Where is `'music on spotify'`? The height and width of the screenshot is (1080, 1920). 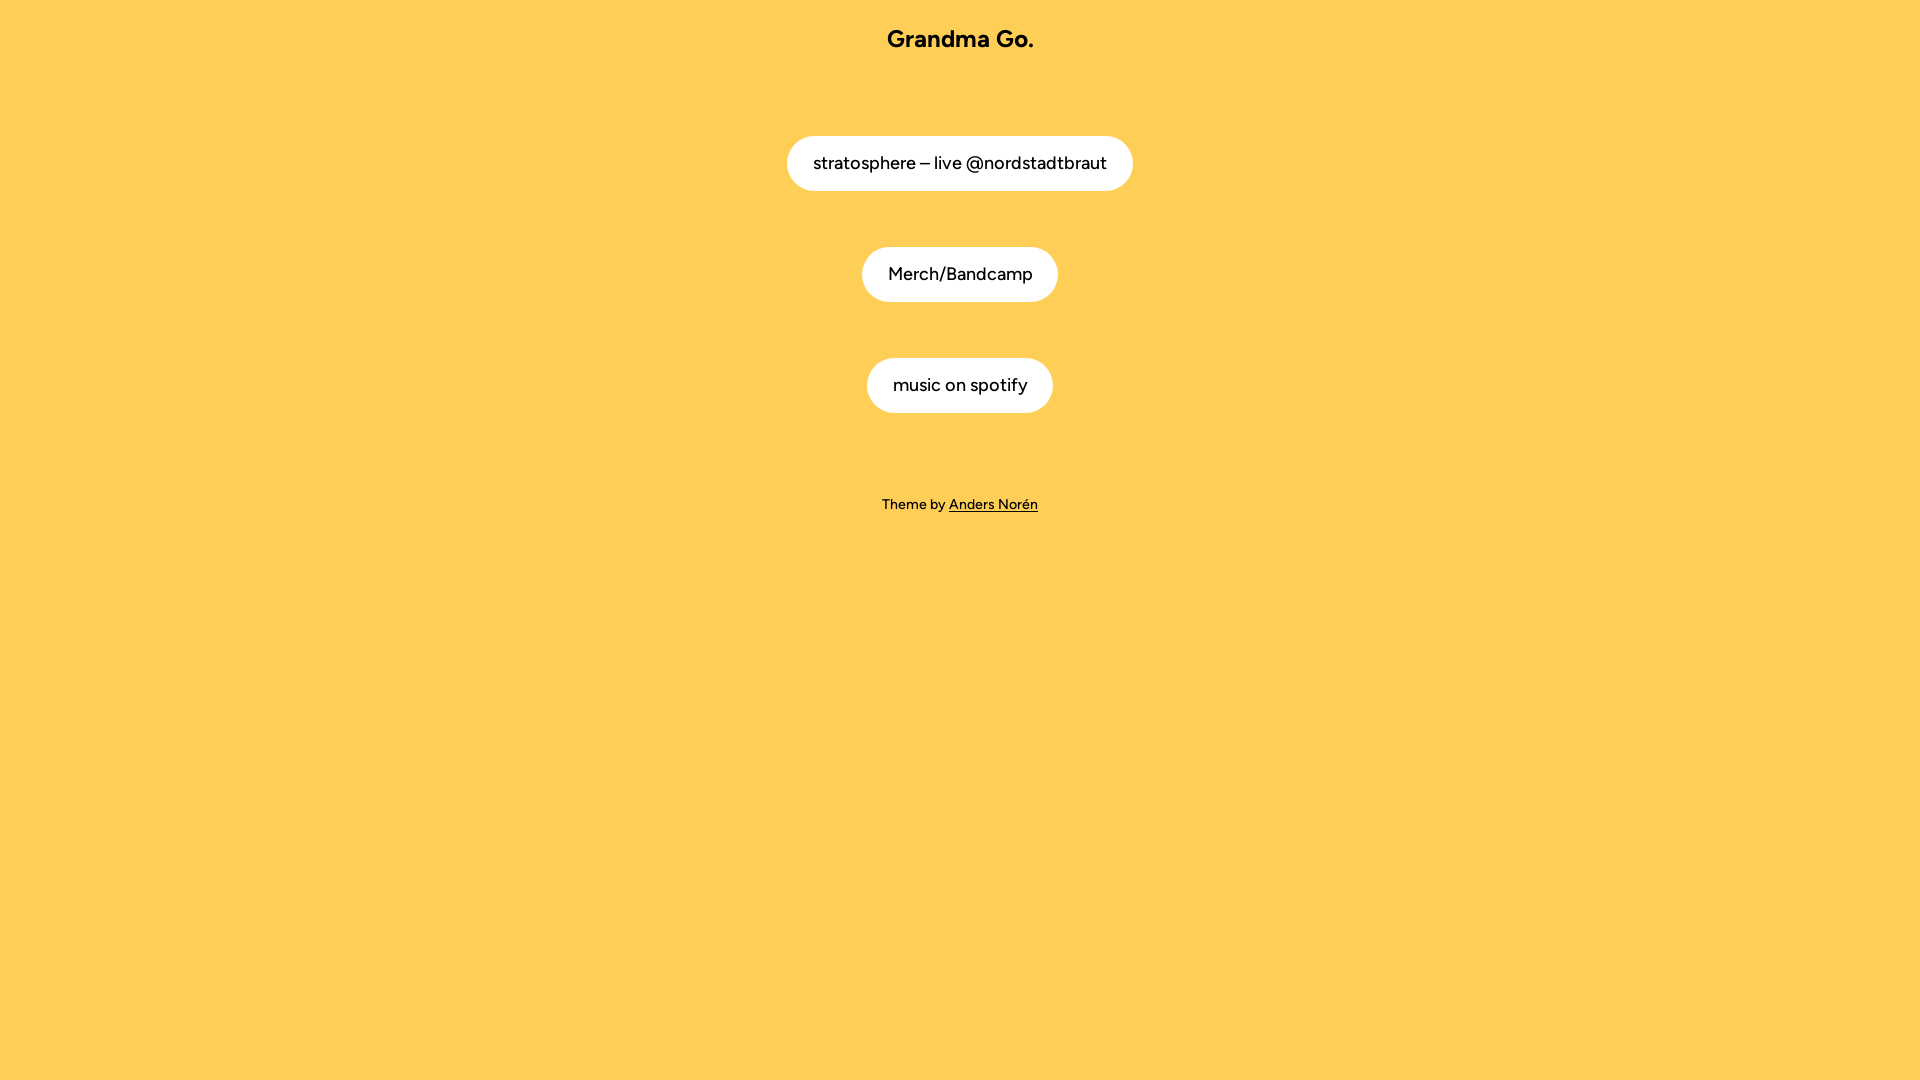
'music on spotify' is located at coordinates (960, 385).